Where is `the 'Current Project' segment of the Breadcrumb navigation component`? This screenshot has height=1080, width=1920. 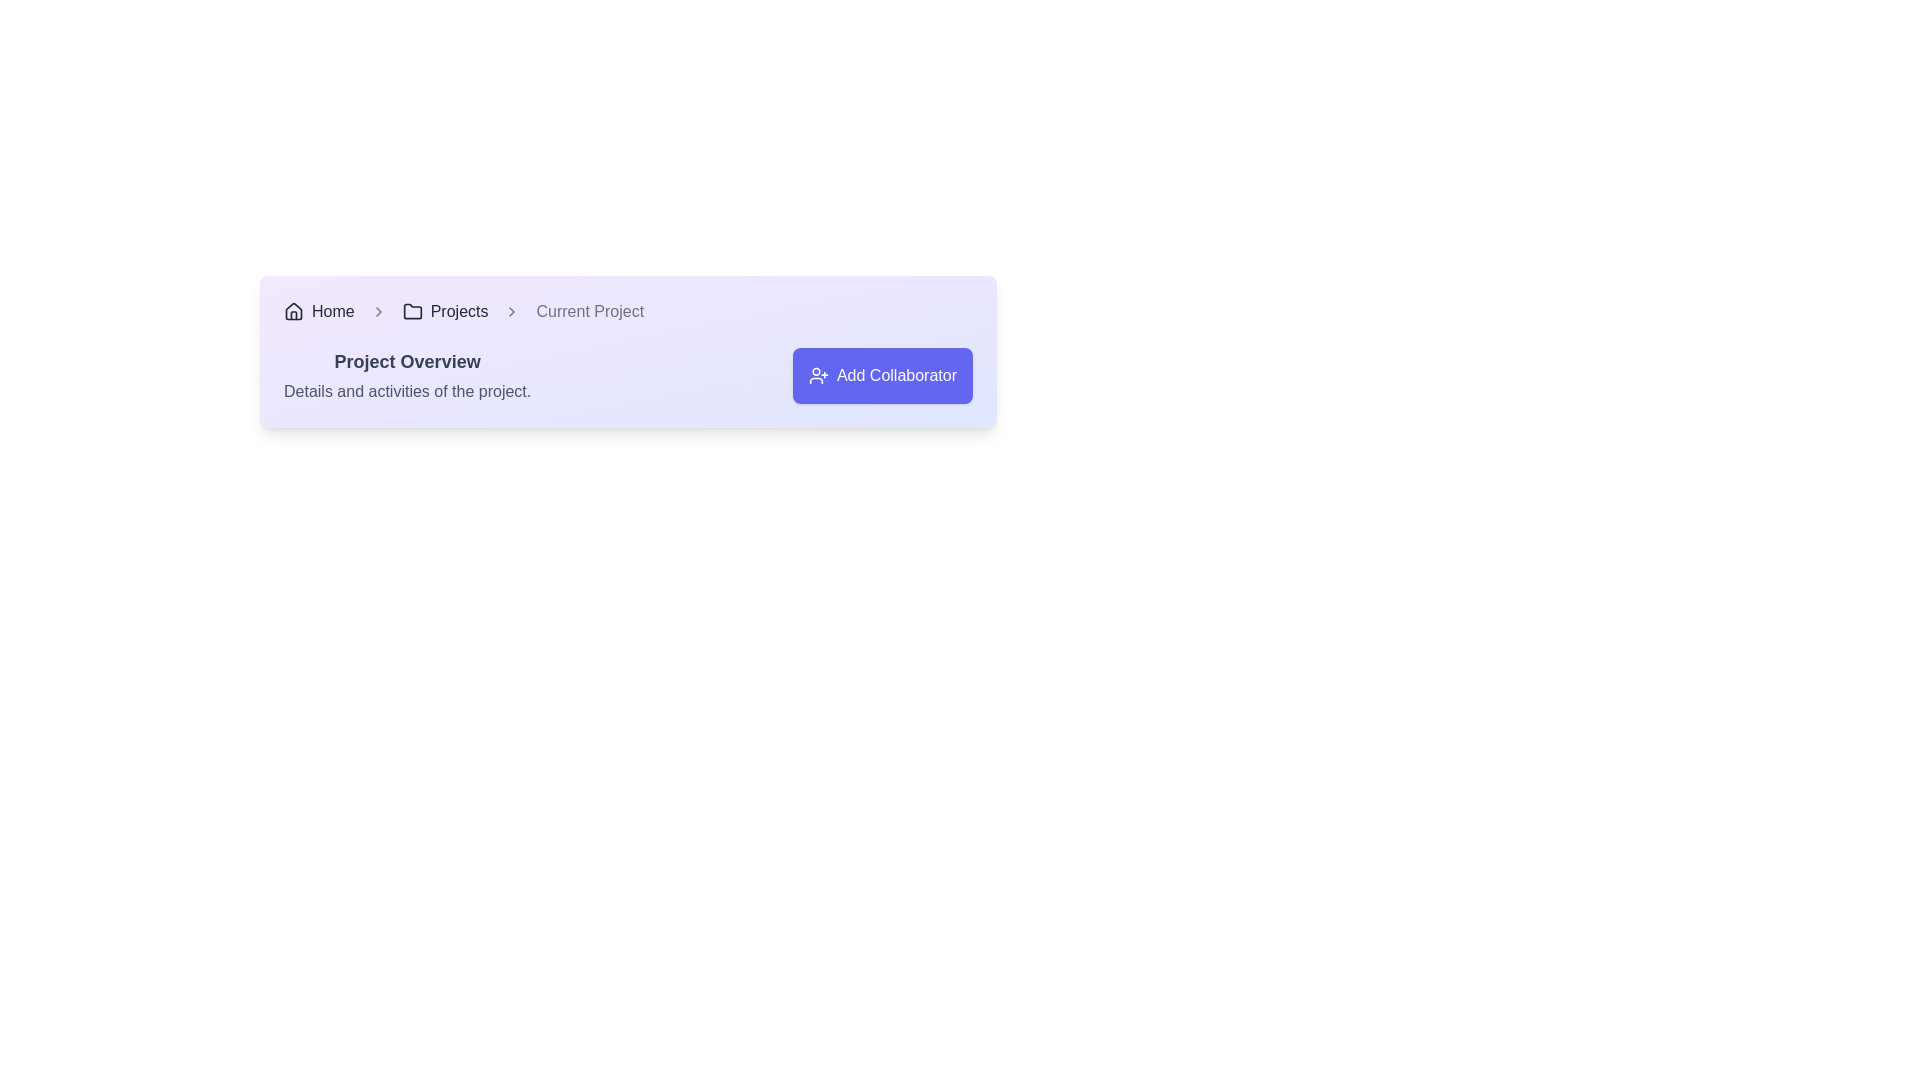 the 'Current Project' segment of the Breadcrumb navigation component is located at coordinates (627, 312).